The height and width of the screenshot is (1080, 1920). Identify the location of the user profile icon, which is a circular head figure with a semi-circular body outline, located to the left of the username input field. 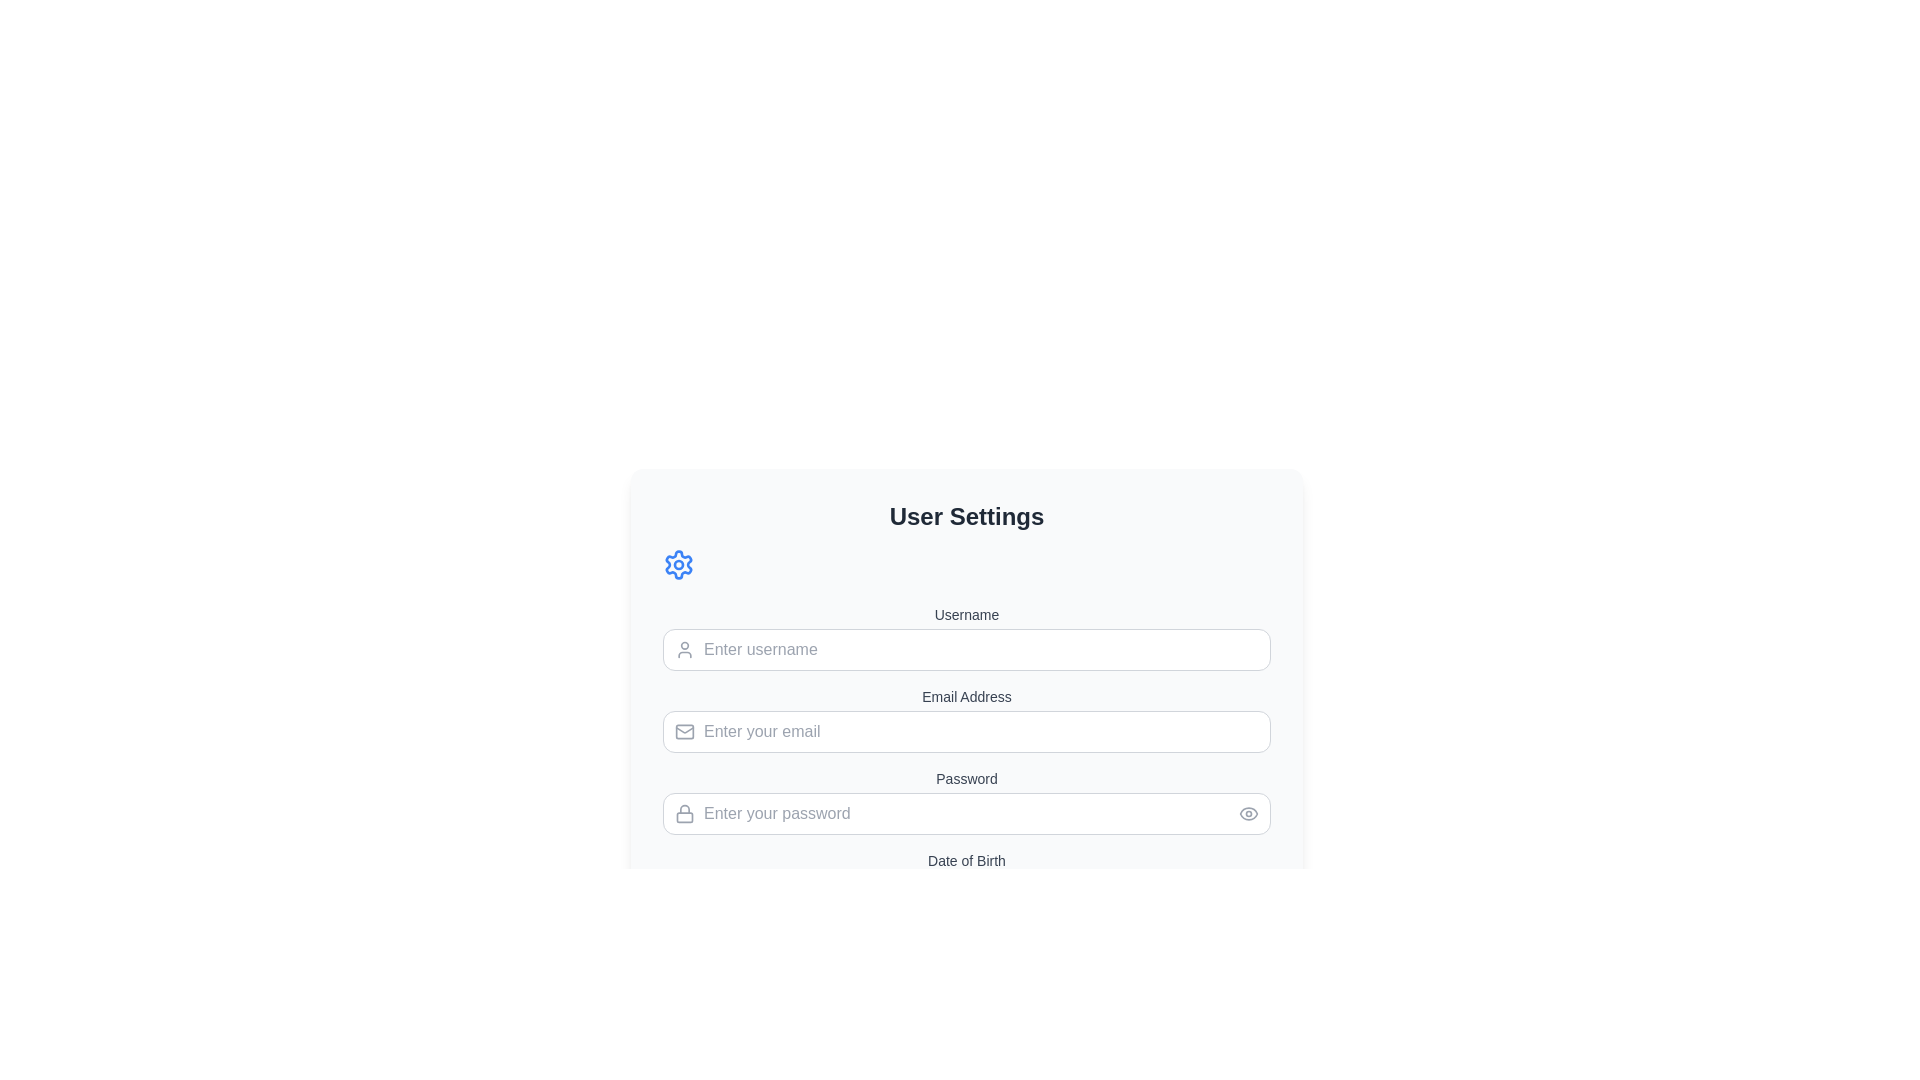
(685, 650).